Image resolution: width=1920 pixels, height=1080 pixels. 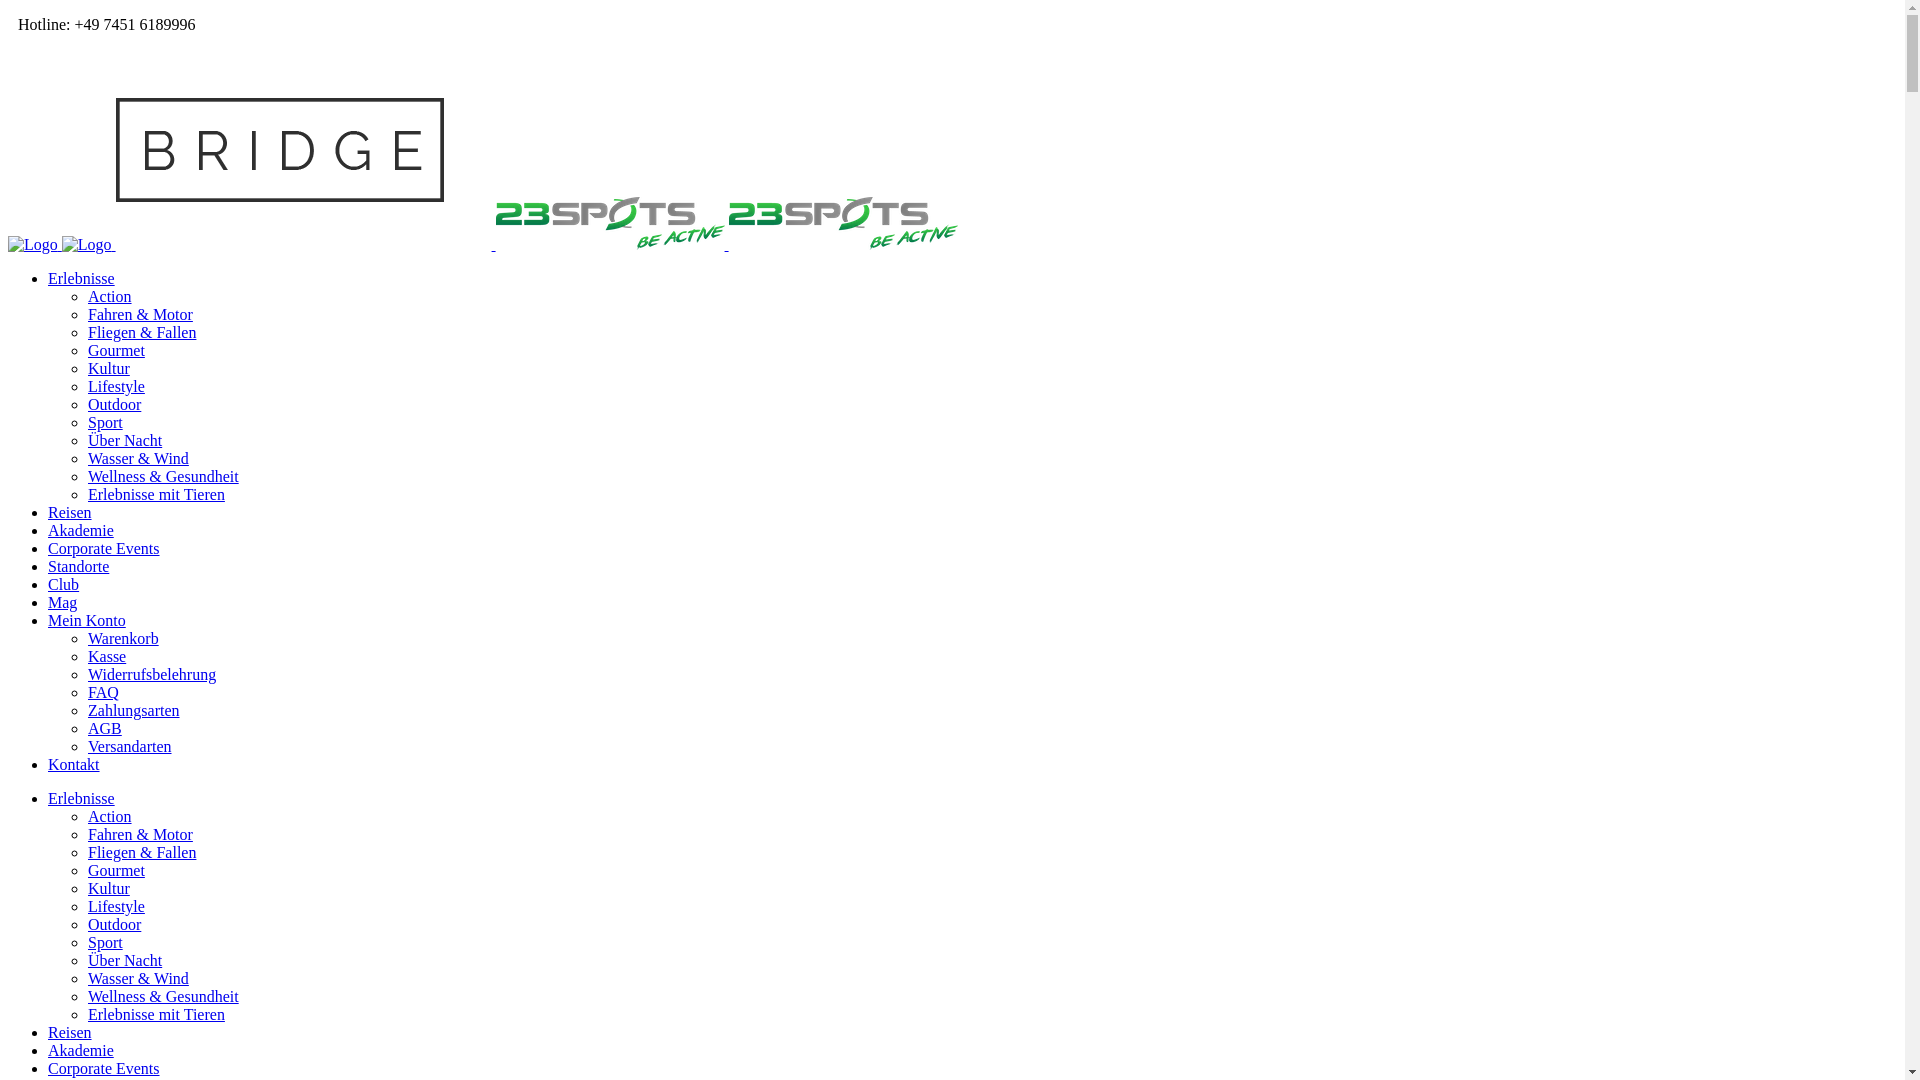 What do you see at coordinates (151, 674) in the screenshot?
I see `'Widerrufsbelehrung'` at bounding box center [151, 674].